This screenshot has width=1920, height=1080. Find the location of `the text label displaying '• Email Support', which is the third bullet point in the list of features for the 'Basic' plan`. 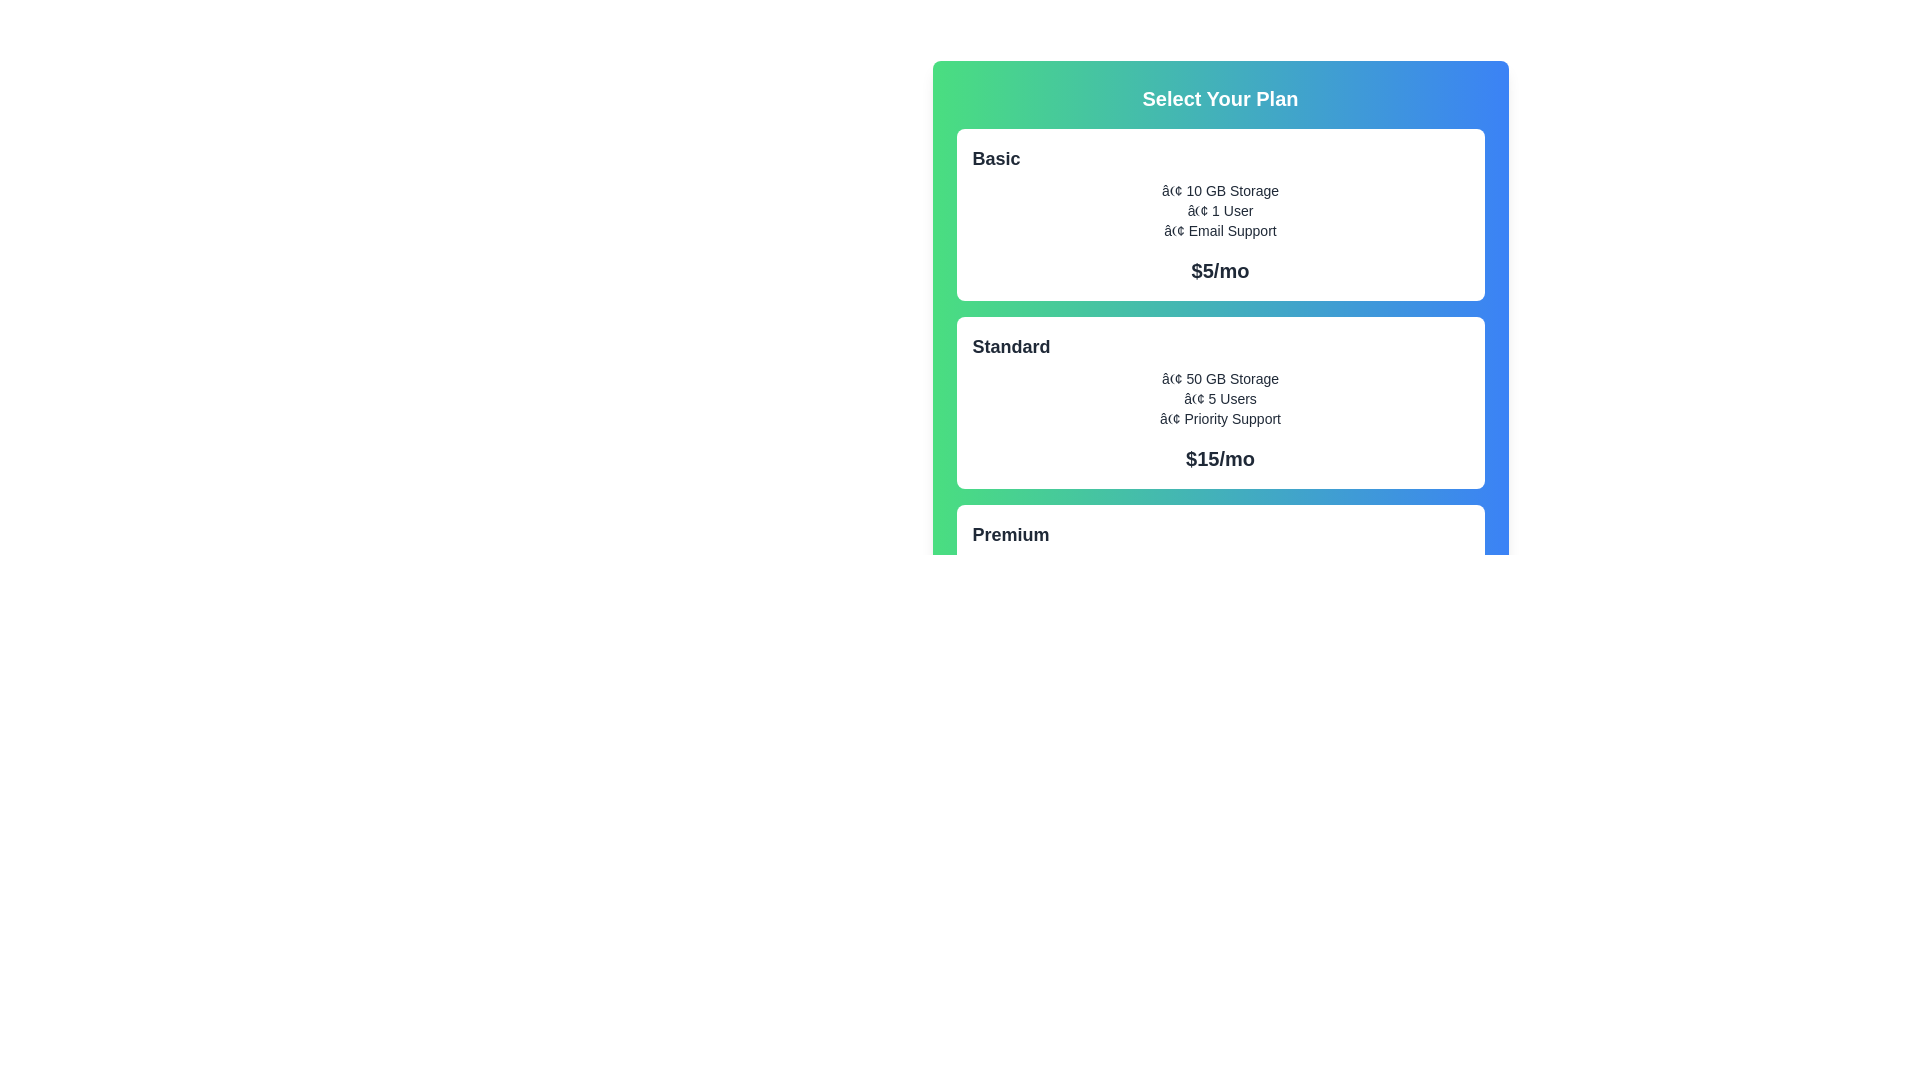

the text label displaying '• Email Support', which is the third bullet point in the list of features for the 'Basic' plan is located at coordinates (1219, 230).